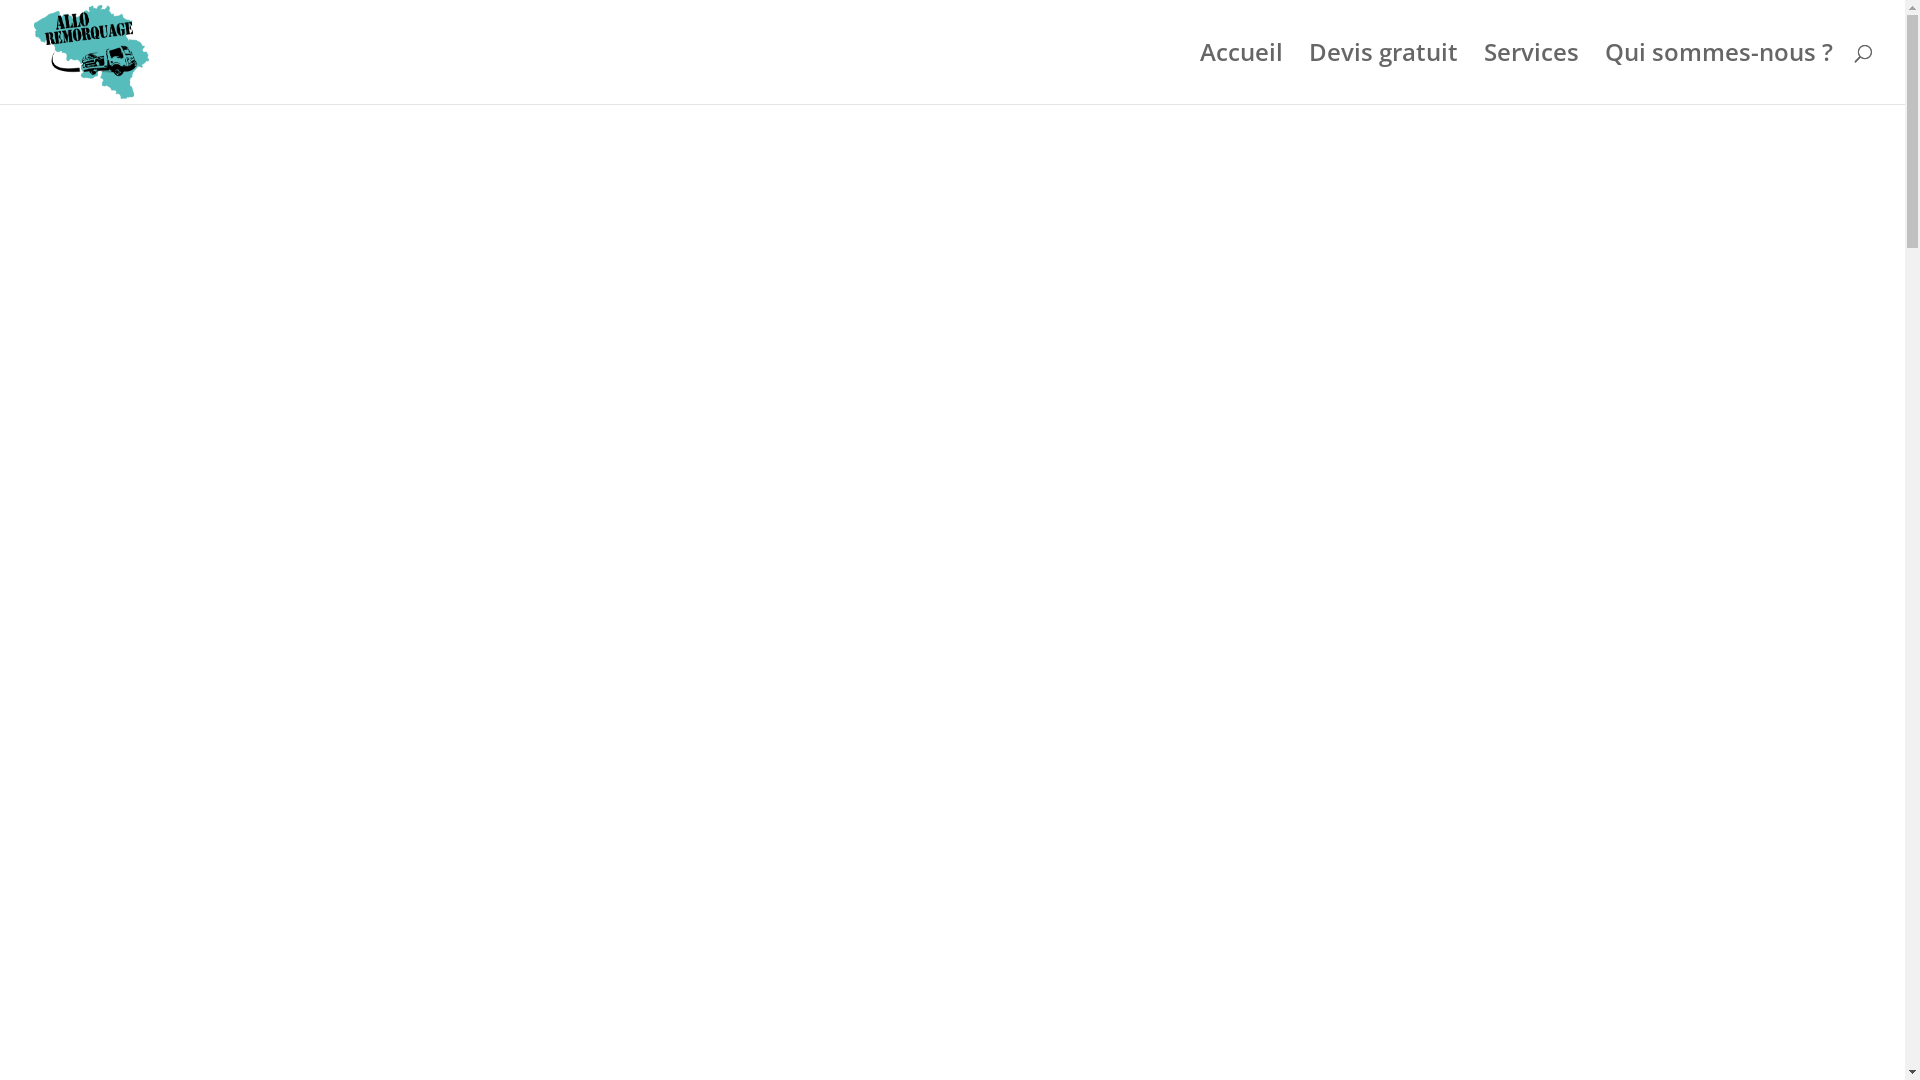  I want to click on 'Accueil', so click(1240, 73).